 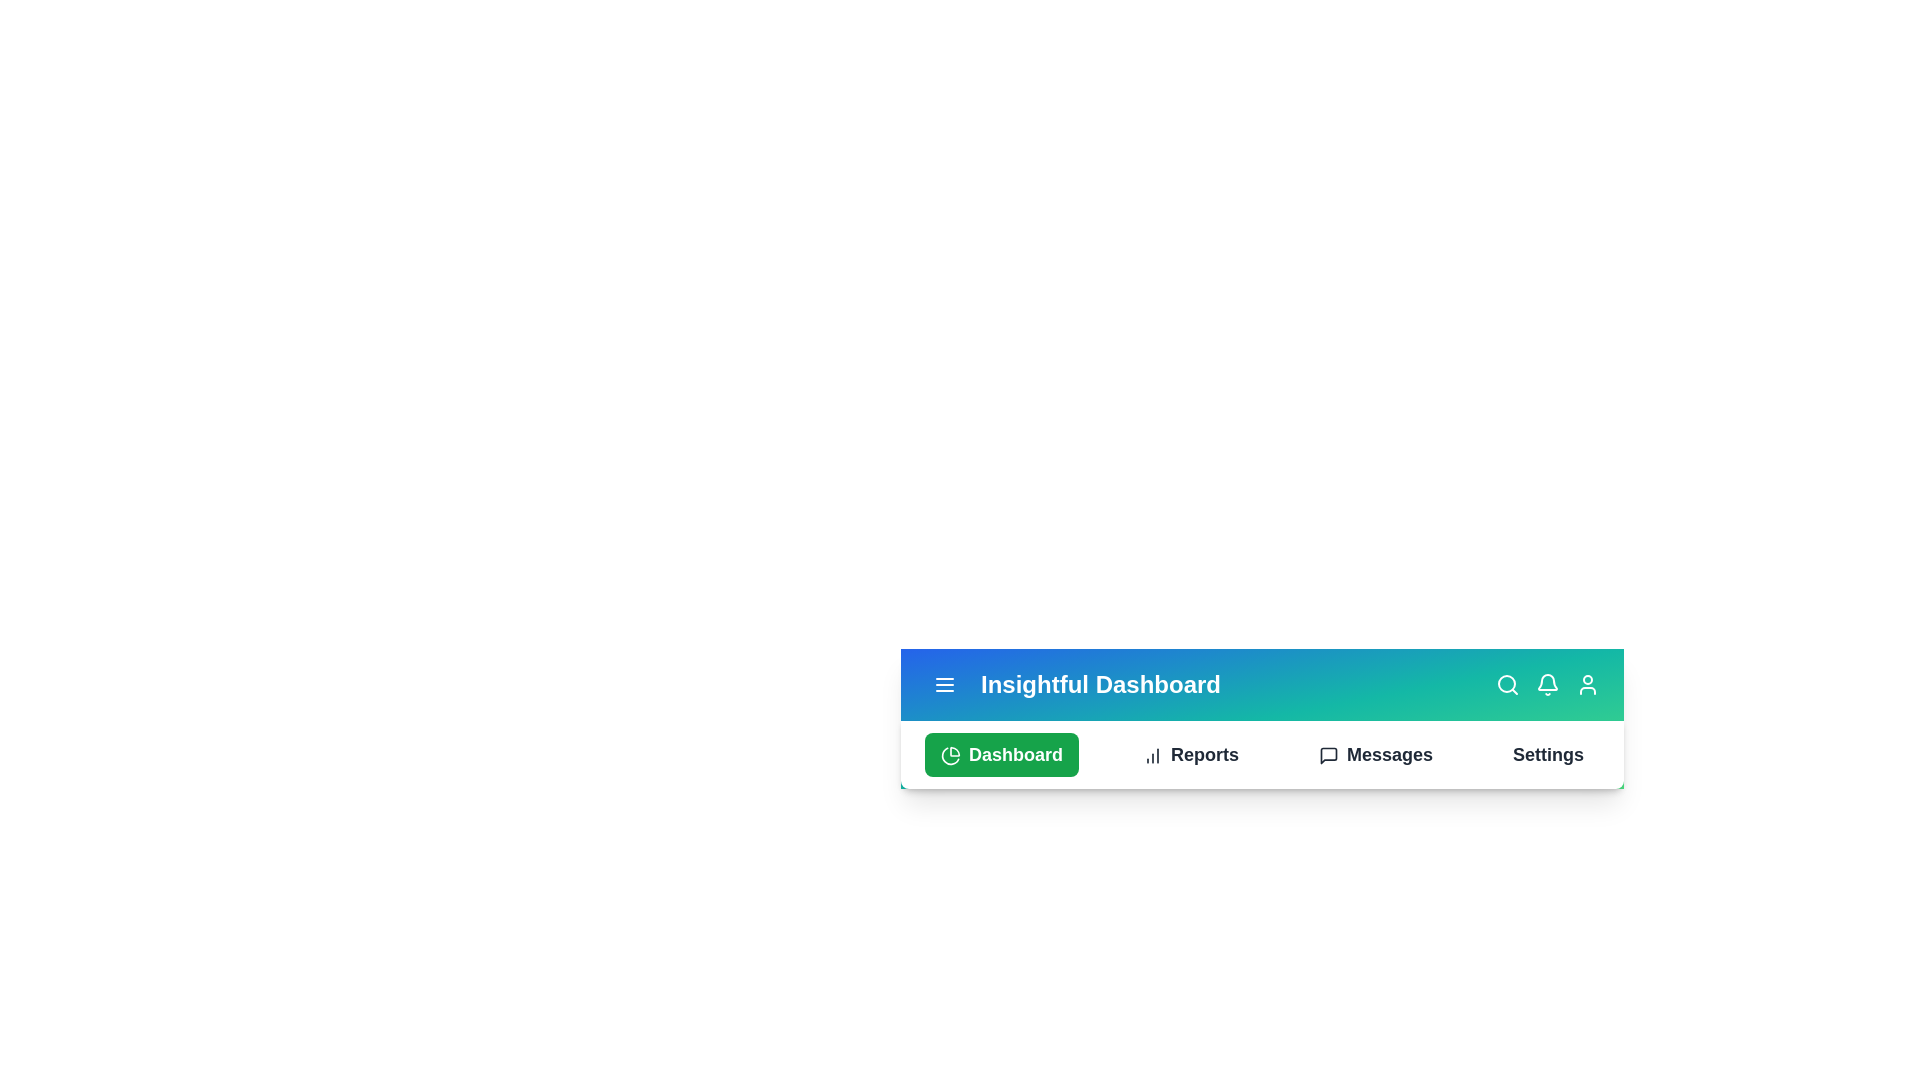 I want to click on the menu toggle button to toggle the menu visibility, so click(x=944, y=684).